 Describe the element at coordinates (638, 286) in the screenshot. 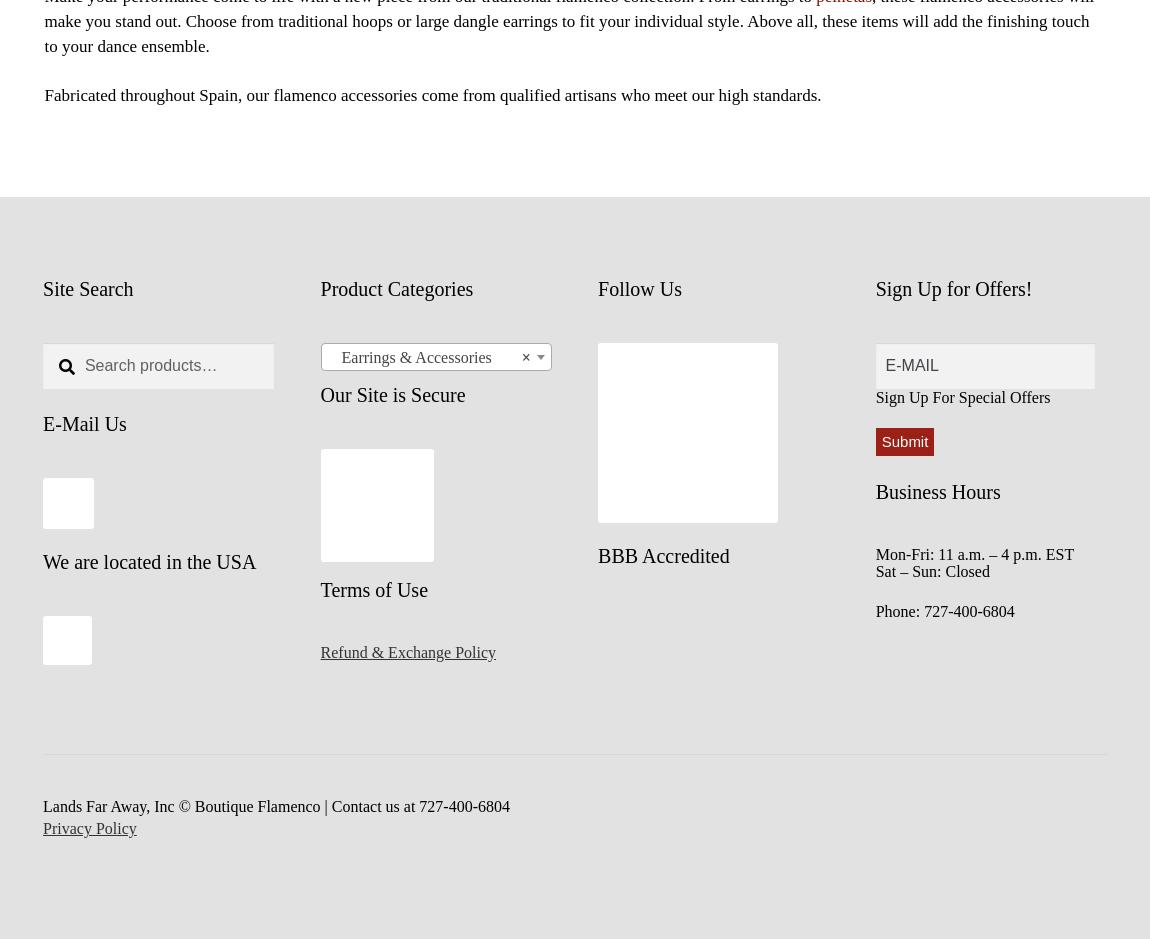

I see `'Follow Us'` at that location.